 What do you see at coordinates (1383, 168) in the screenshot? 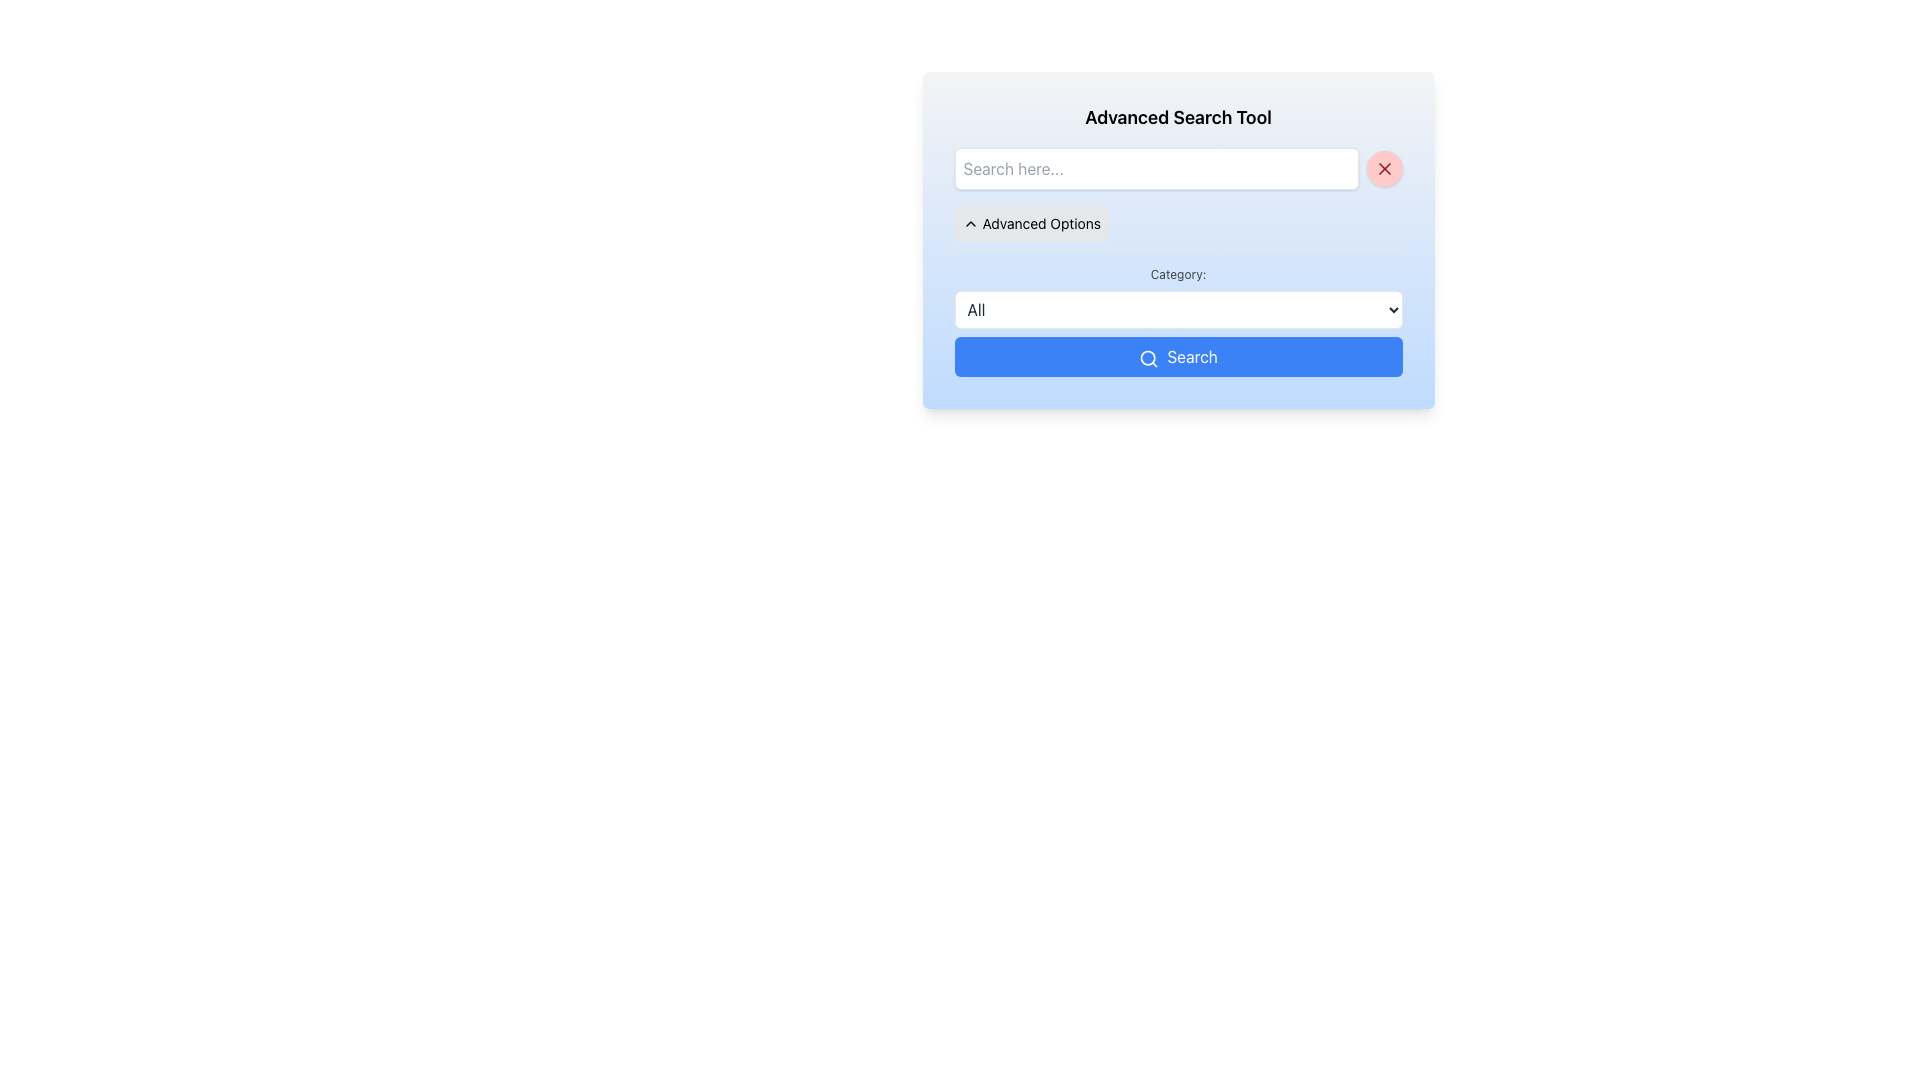
I see `the clear button located near the top-right corner of the text search input box in the Advanced Search Tool interface to clear the input field` at bounding box center [1383, 168].